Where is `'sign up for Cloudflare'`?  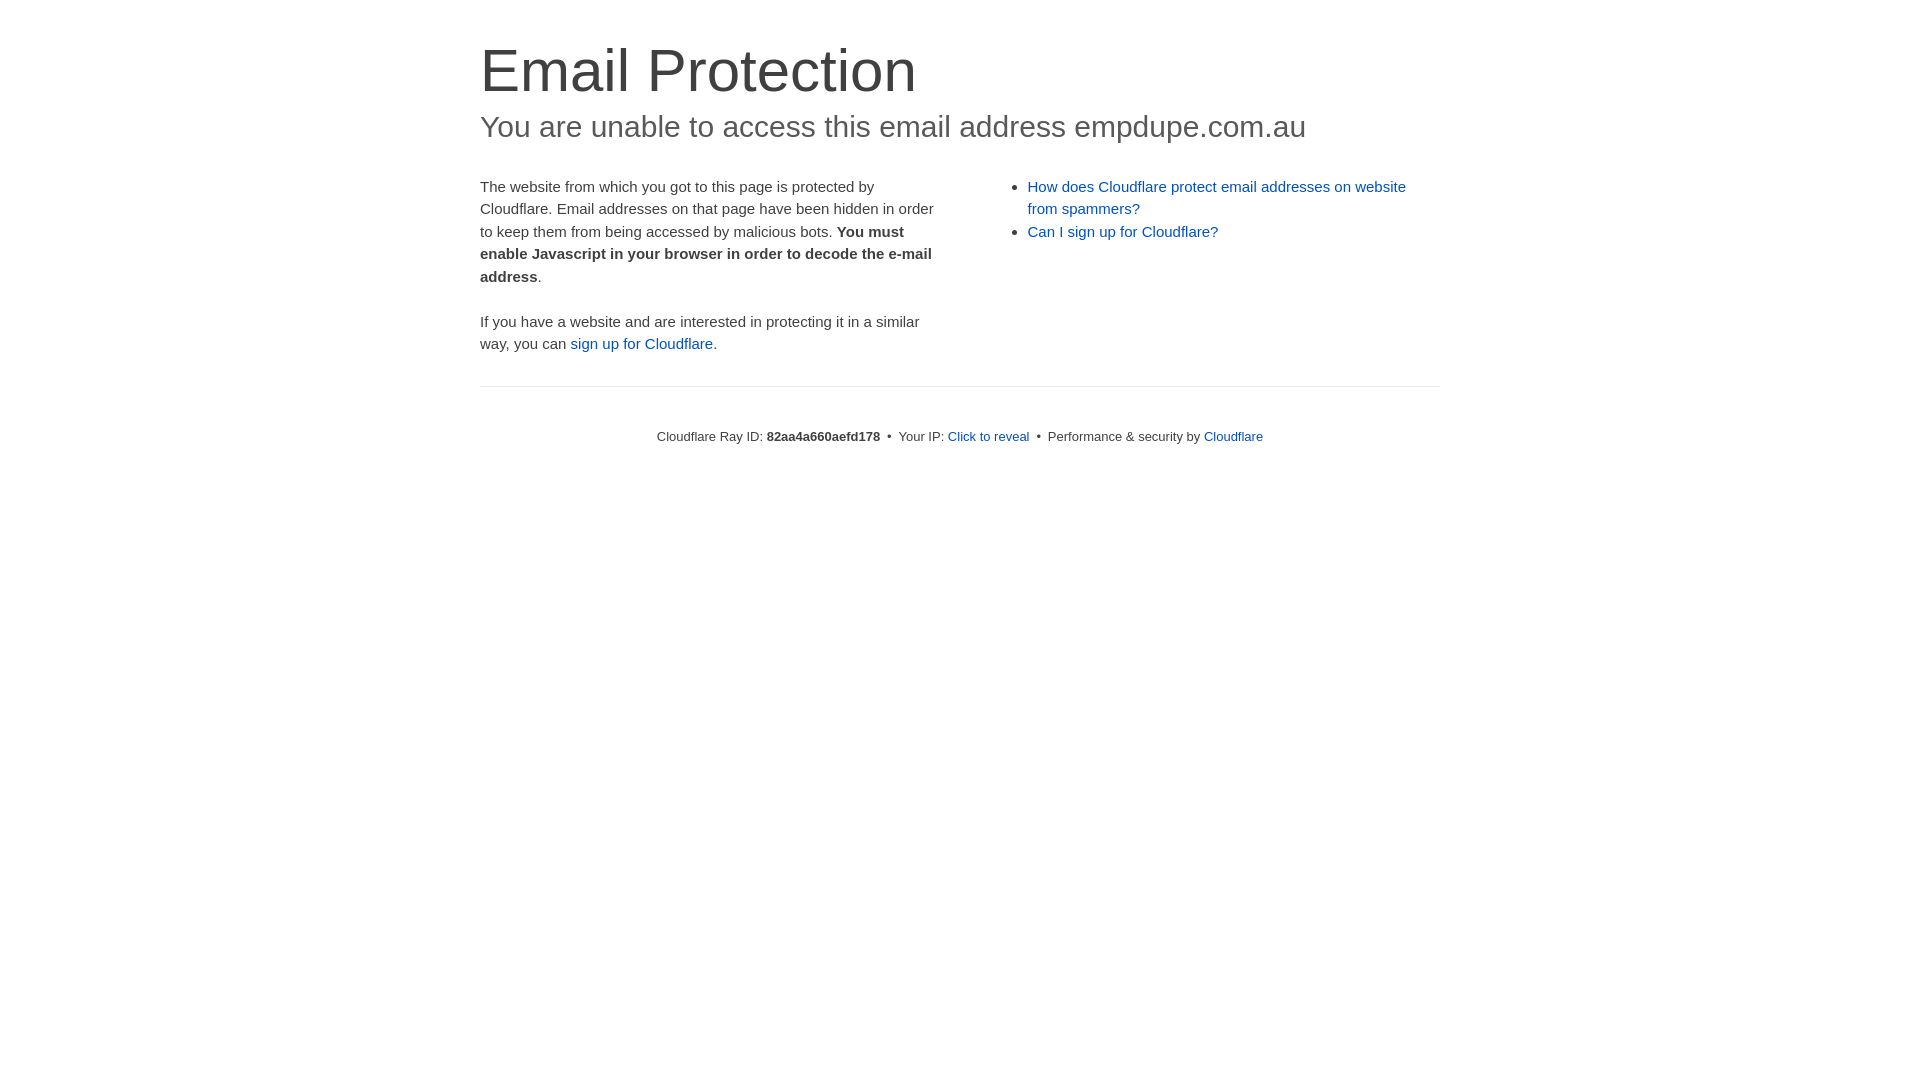
'sign up for Cloudflare' is located at coordinates (642, 342).